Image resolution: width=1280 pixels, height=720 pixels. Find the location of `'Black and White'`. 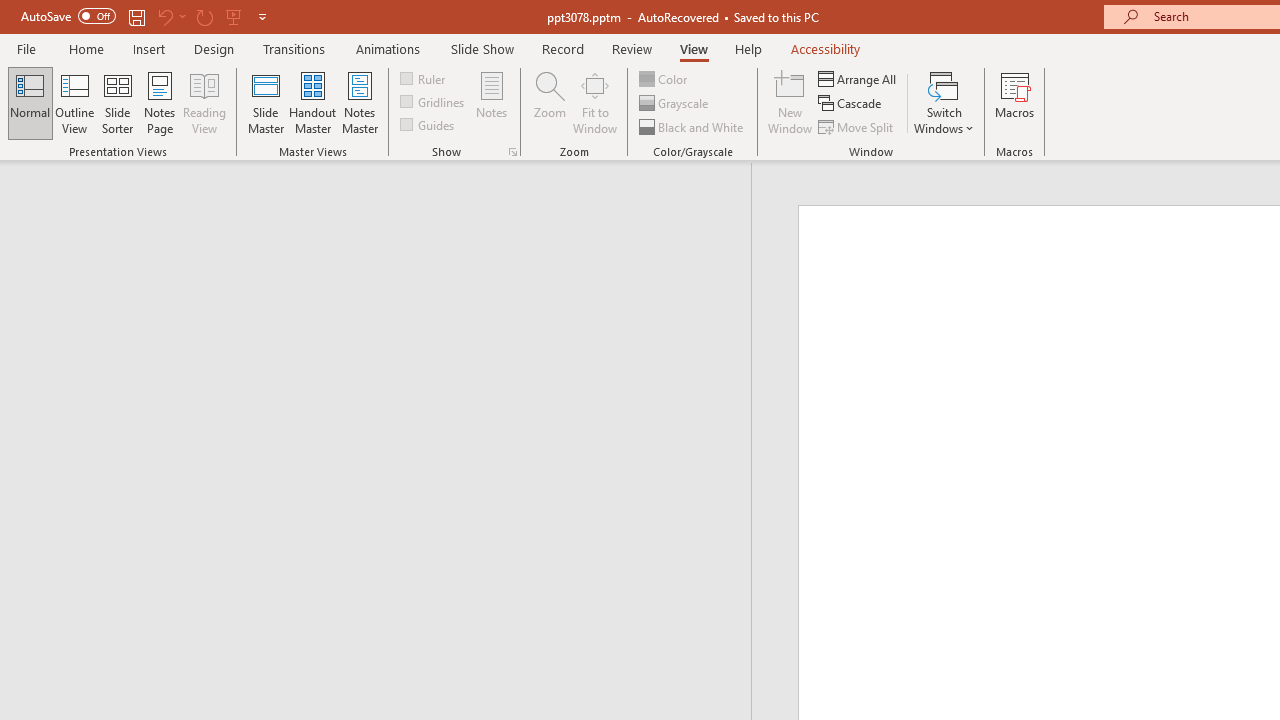

'Black and White' is located at coordinates (693, 127).